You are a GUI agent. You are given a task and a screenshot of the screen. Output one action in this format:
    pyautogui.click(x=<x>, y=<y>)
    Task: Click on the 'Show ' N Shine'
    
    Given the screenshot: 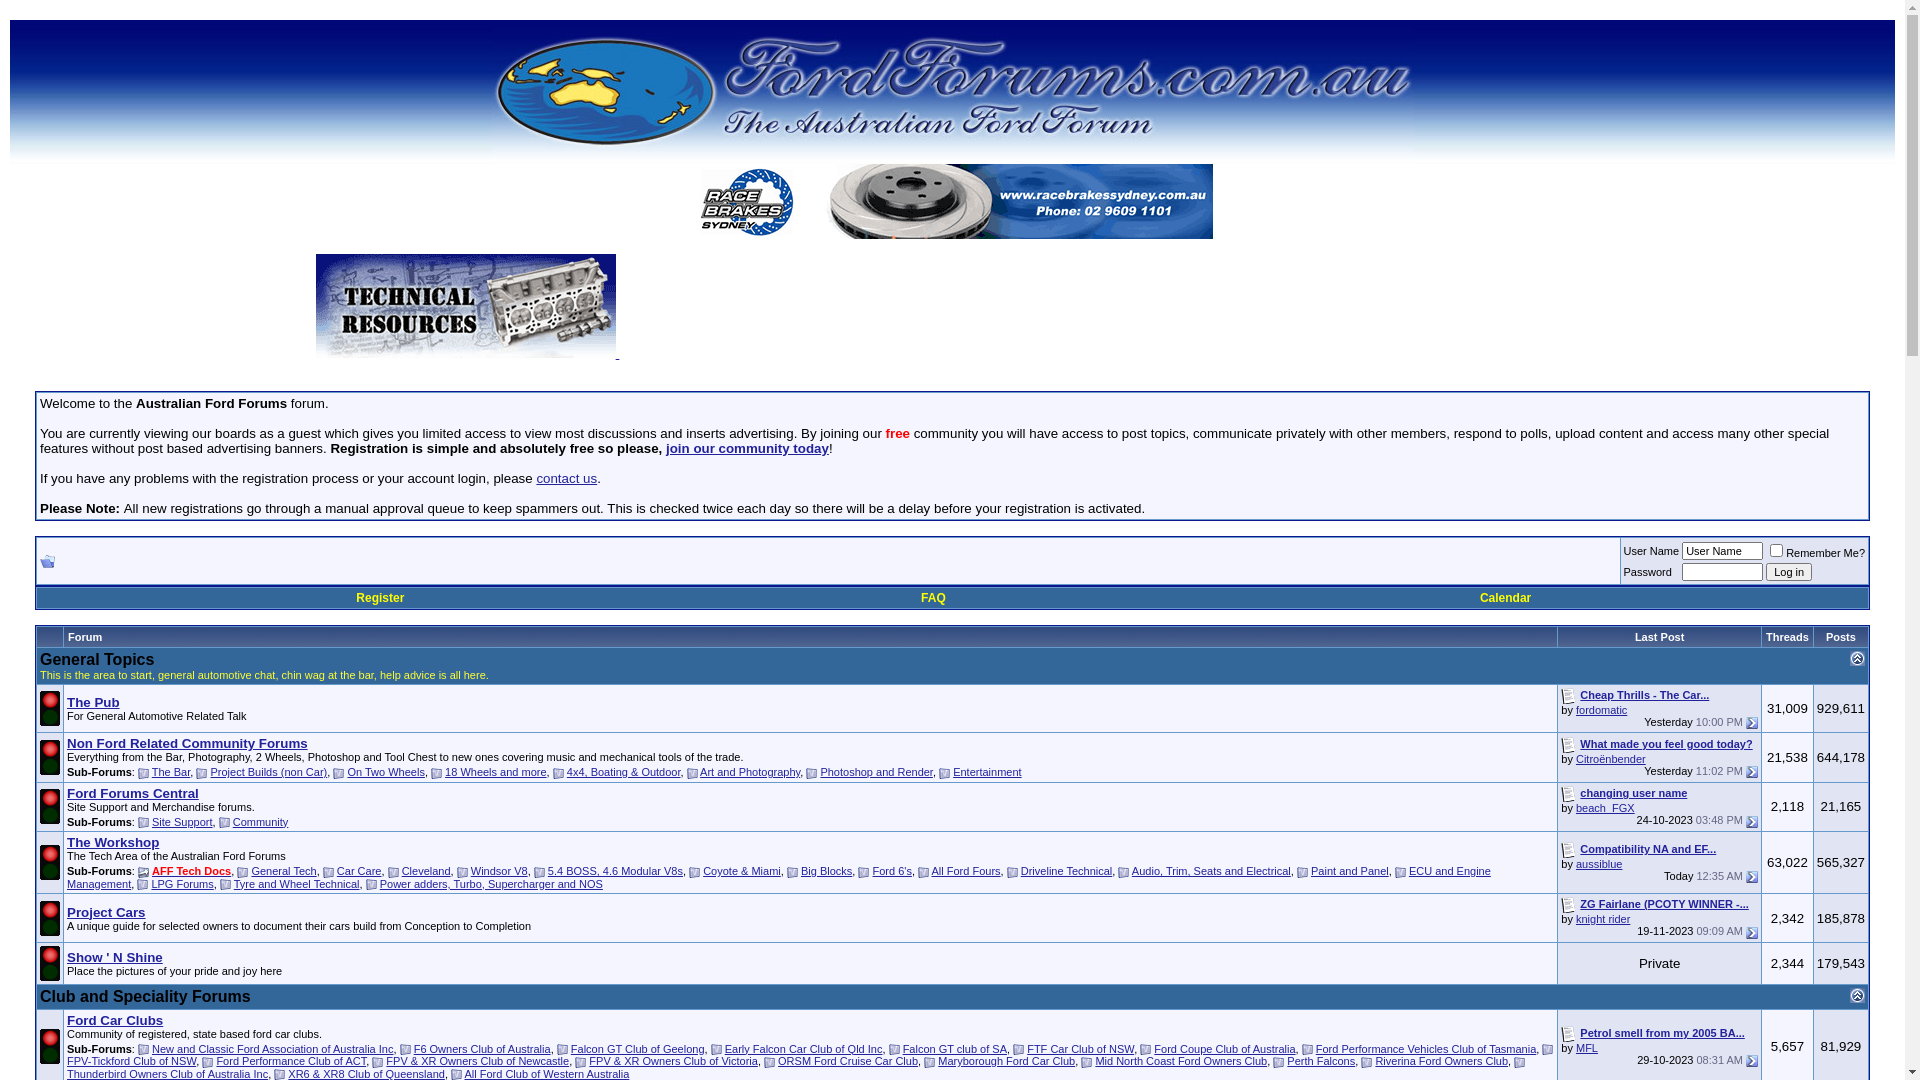 What is the action you would take?
    pyautogui.click(x=114, y=956)
    